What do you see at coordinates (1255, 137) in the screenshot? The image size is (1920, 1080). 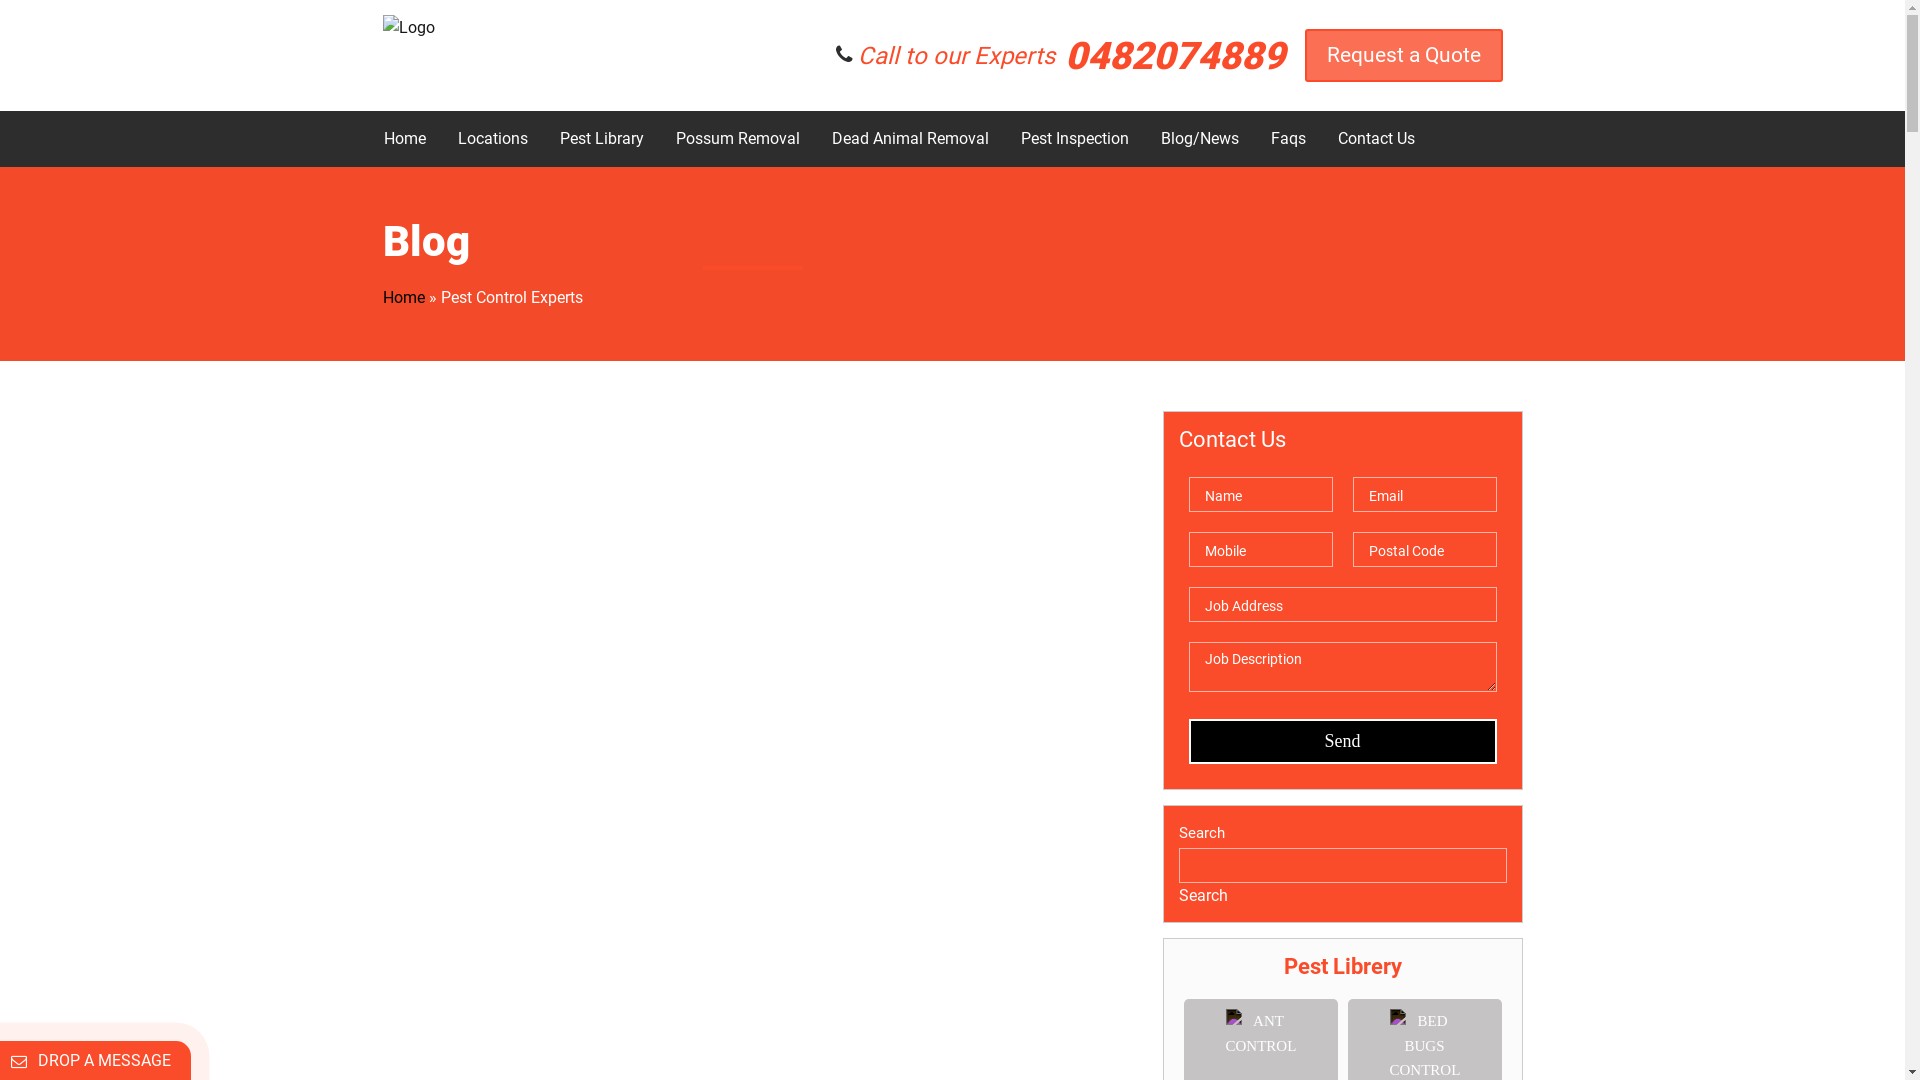 I see `'Faqs'` at bounding box center [1255, 137].